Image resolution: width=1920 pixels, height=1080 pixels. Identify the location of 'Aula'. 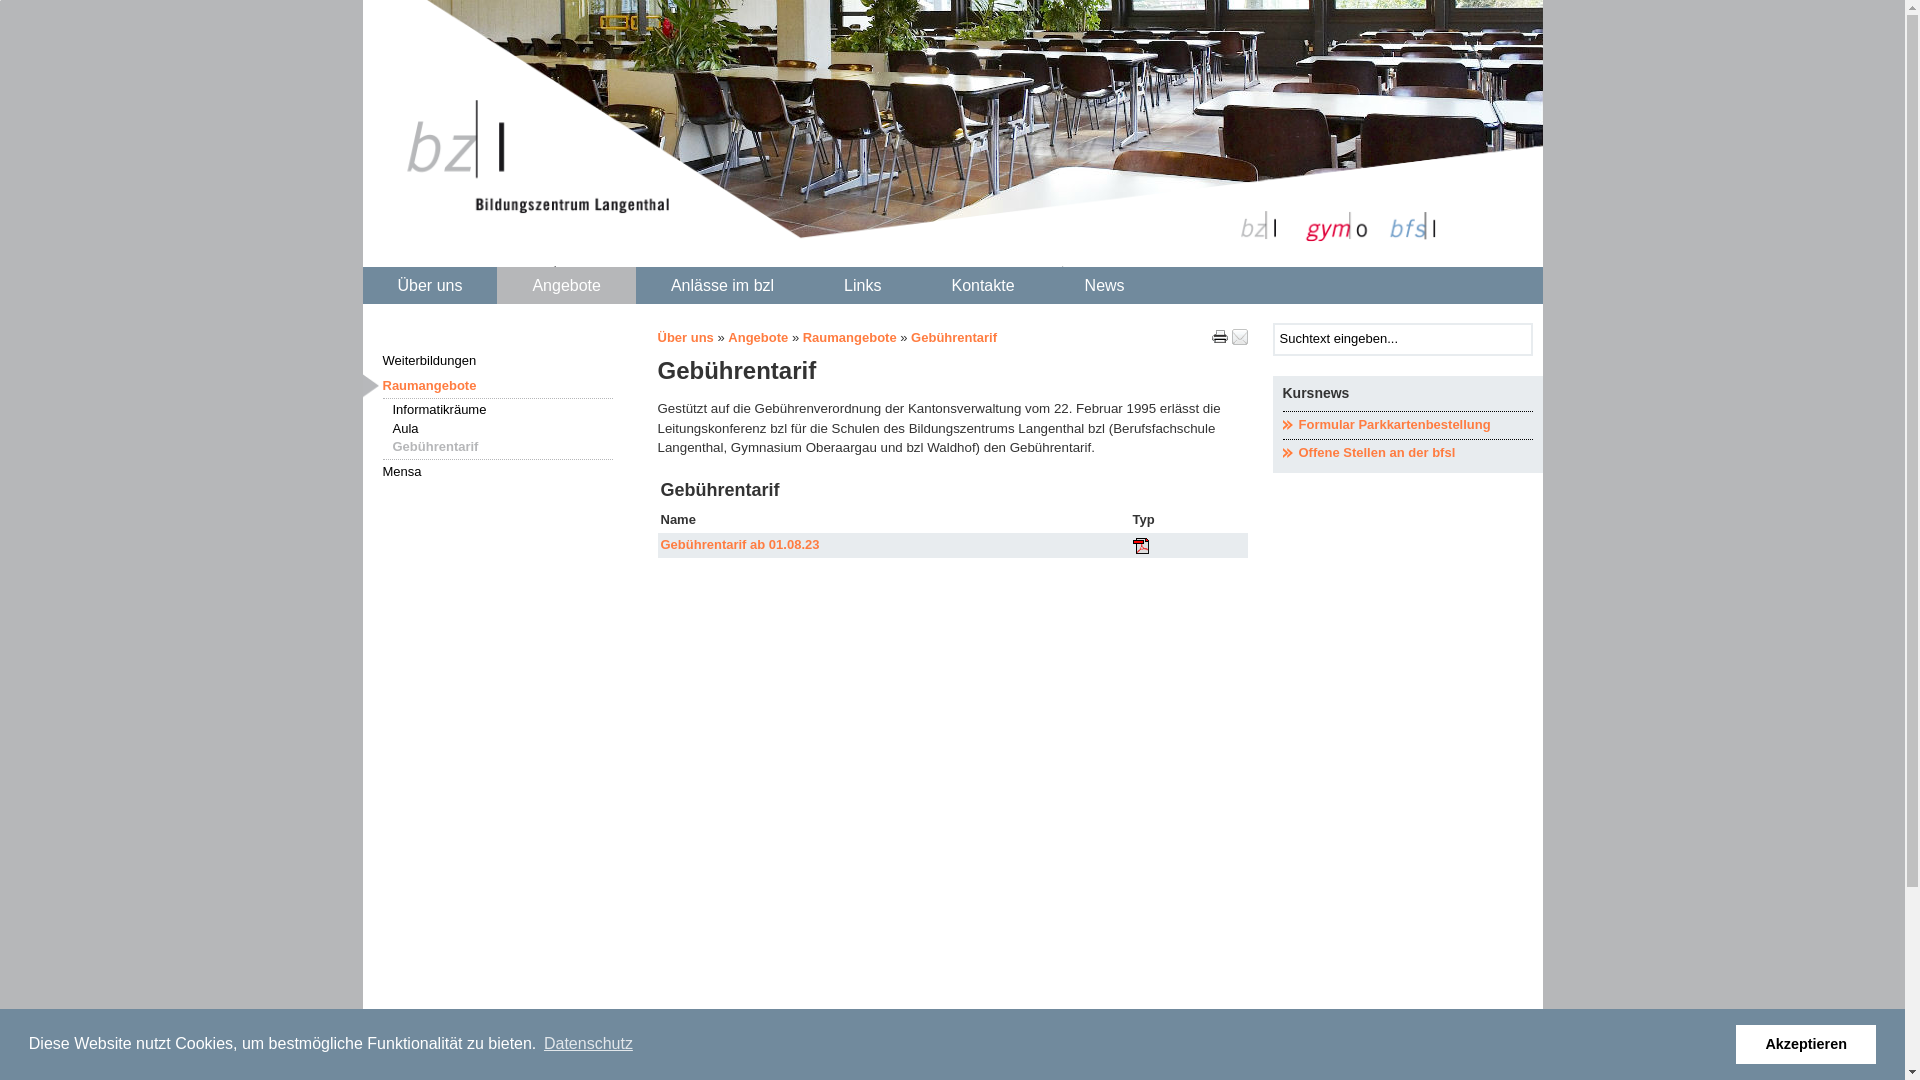
(502, 428).